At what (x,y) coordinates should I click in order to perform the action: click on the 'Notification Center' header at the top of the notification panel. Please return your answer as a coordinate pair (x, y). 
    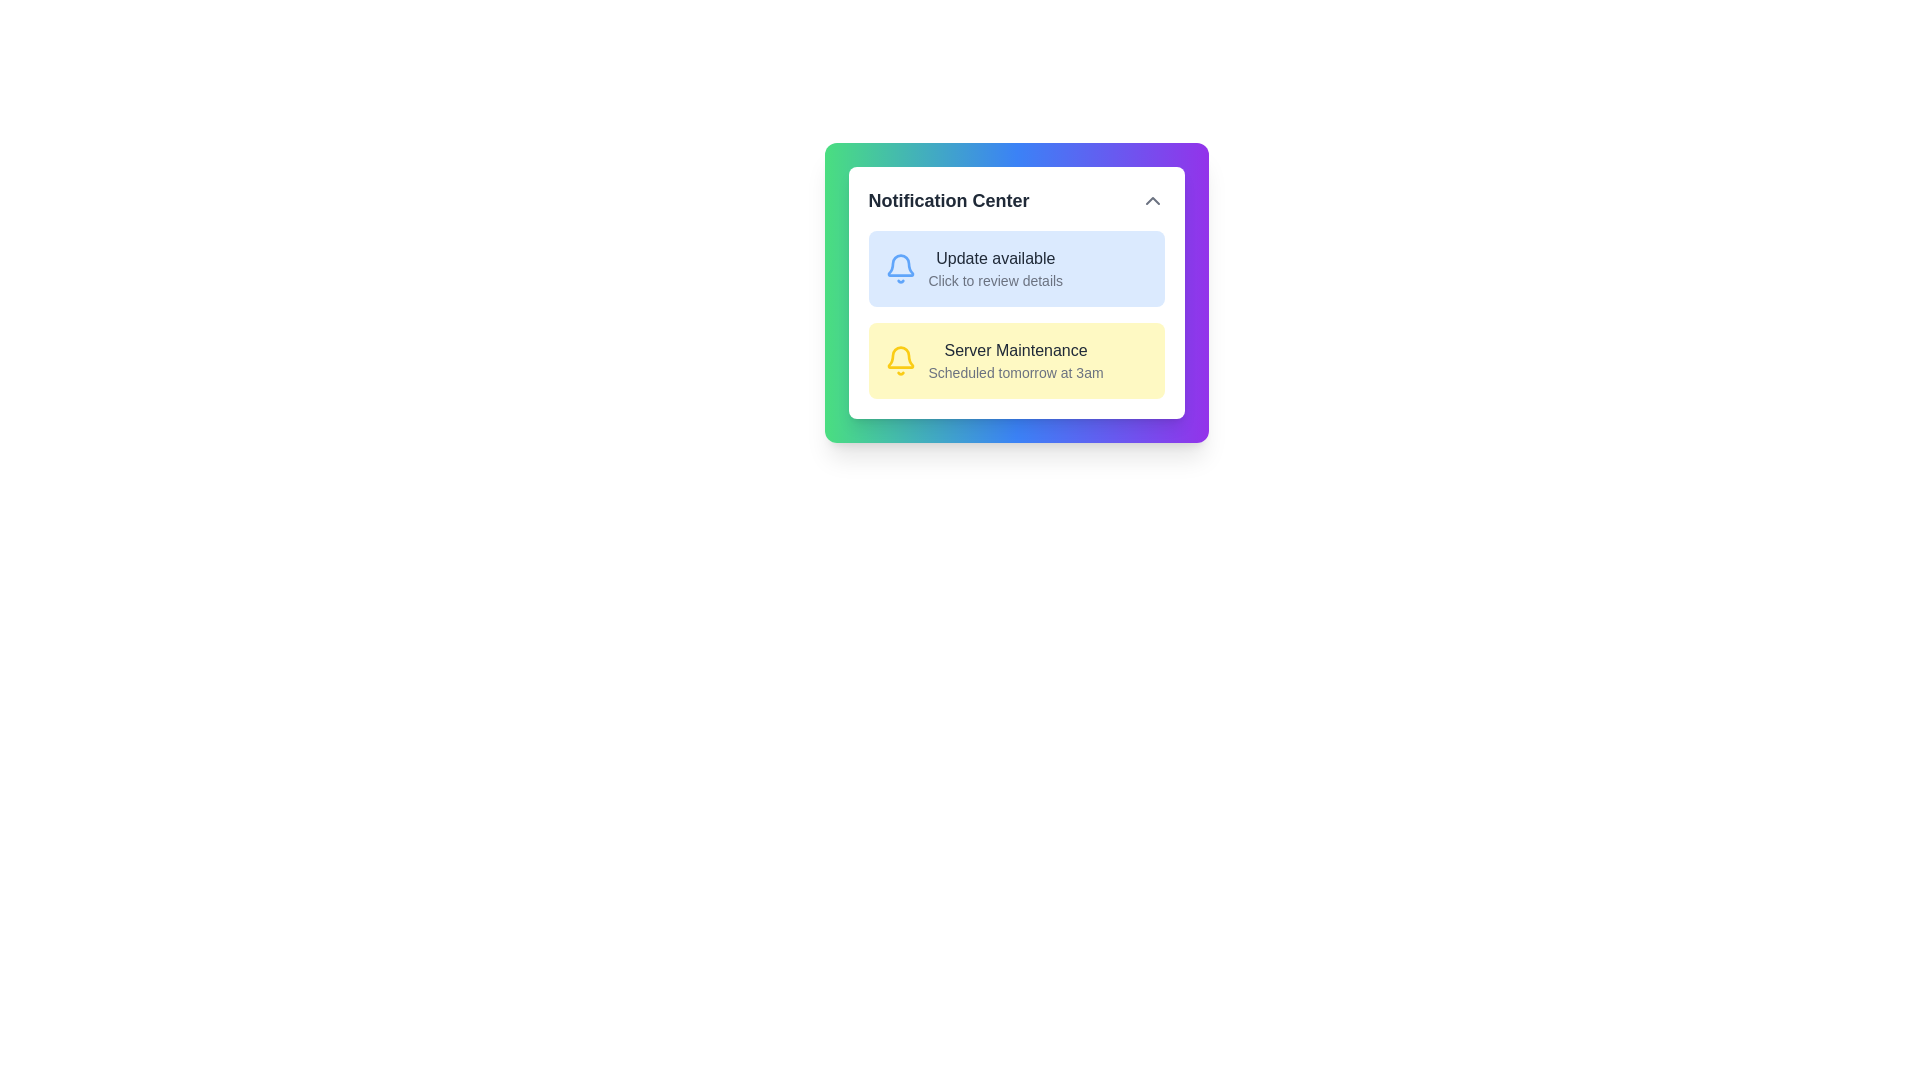
    Looking at the image, I should click on (1016, 200).